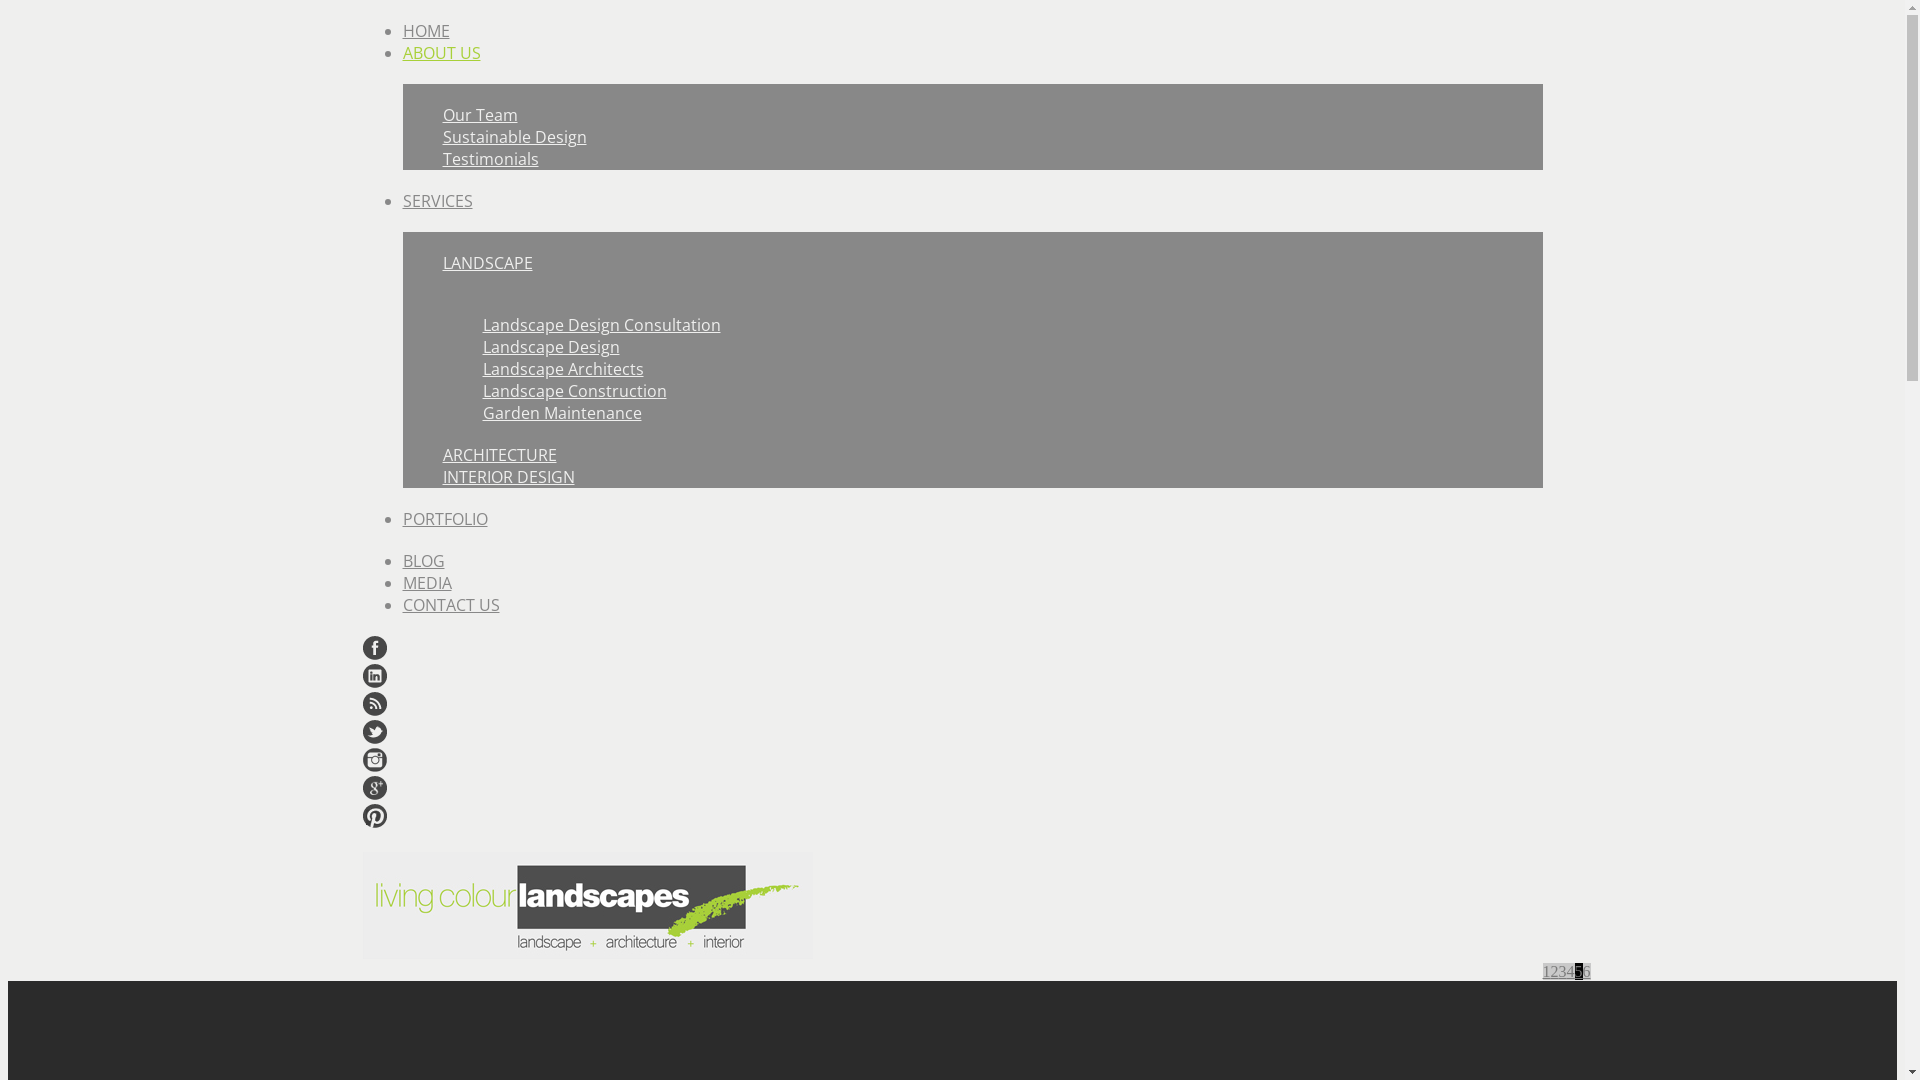  I want to click on 'ARCHITECTURE', so click(440, 455).